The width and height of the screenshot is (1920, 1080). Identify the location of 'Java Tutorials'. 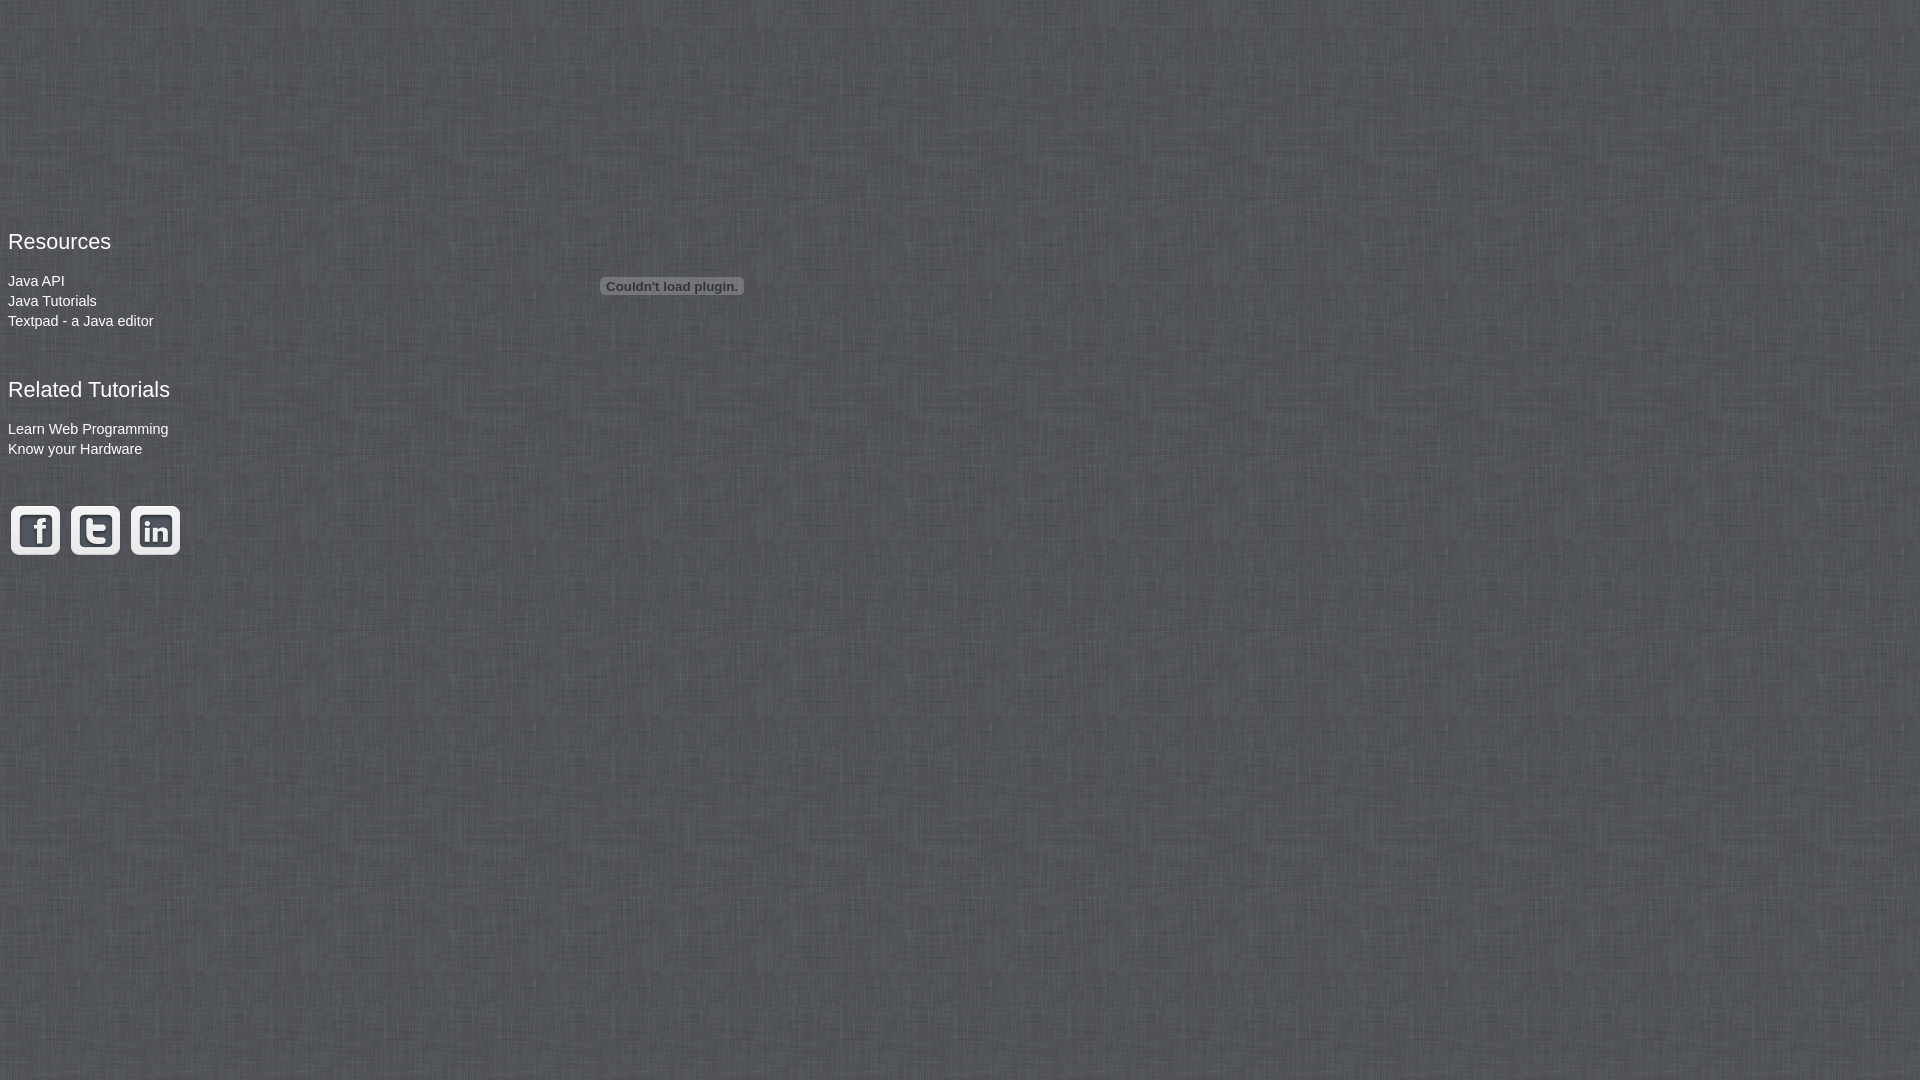
(52, 300).